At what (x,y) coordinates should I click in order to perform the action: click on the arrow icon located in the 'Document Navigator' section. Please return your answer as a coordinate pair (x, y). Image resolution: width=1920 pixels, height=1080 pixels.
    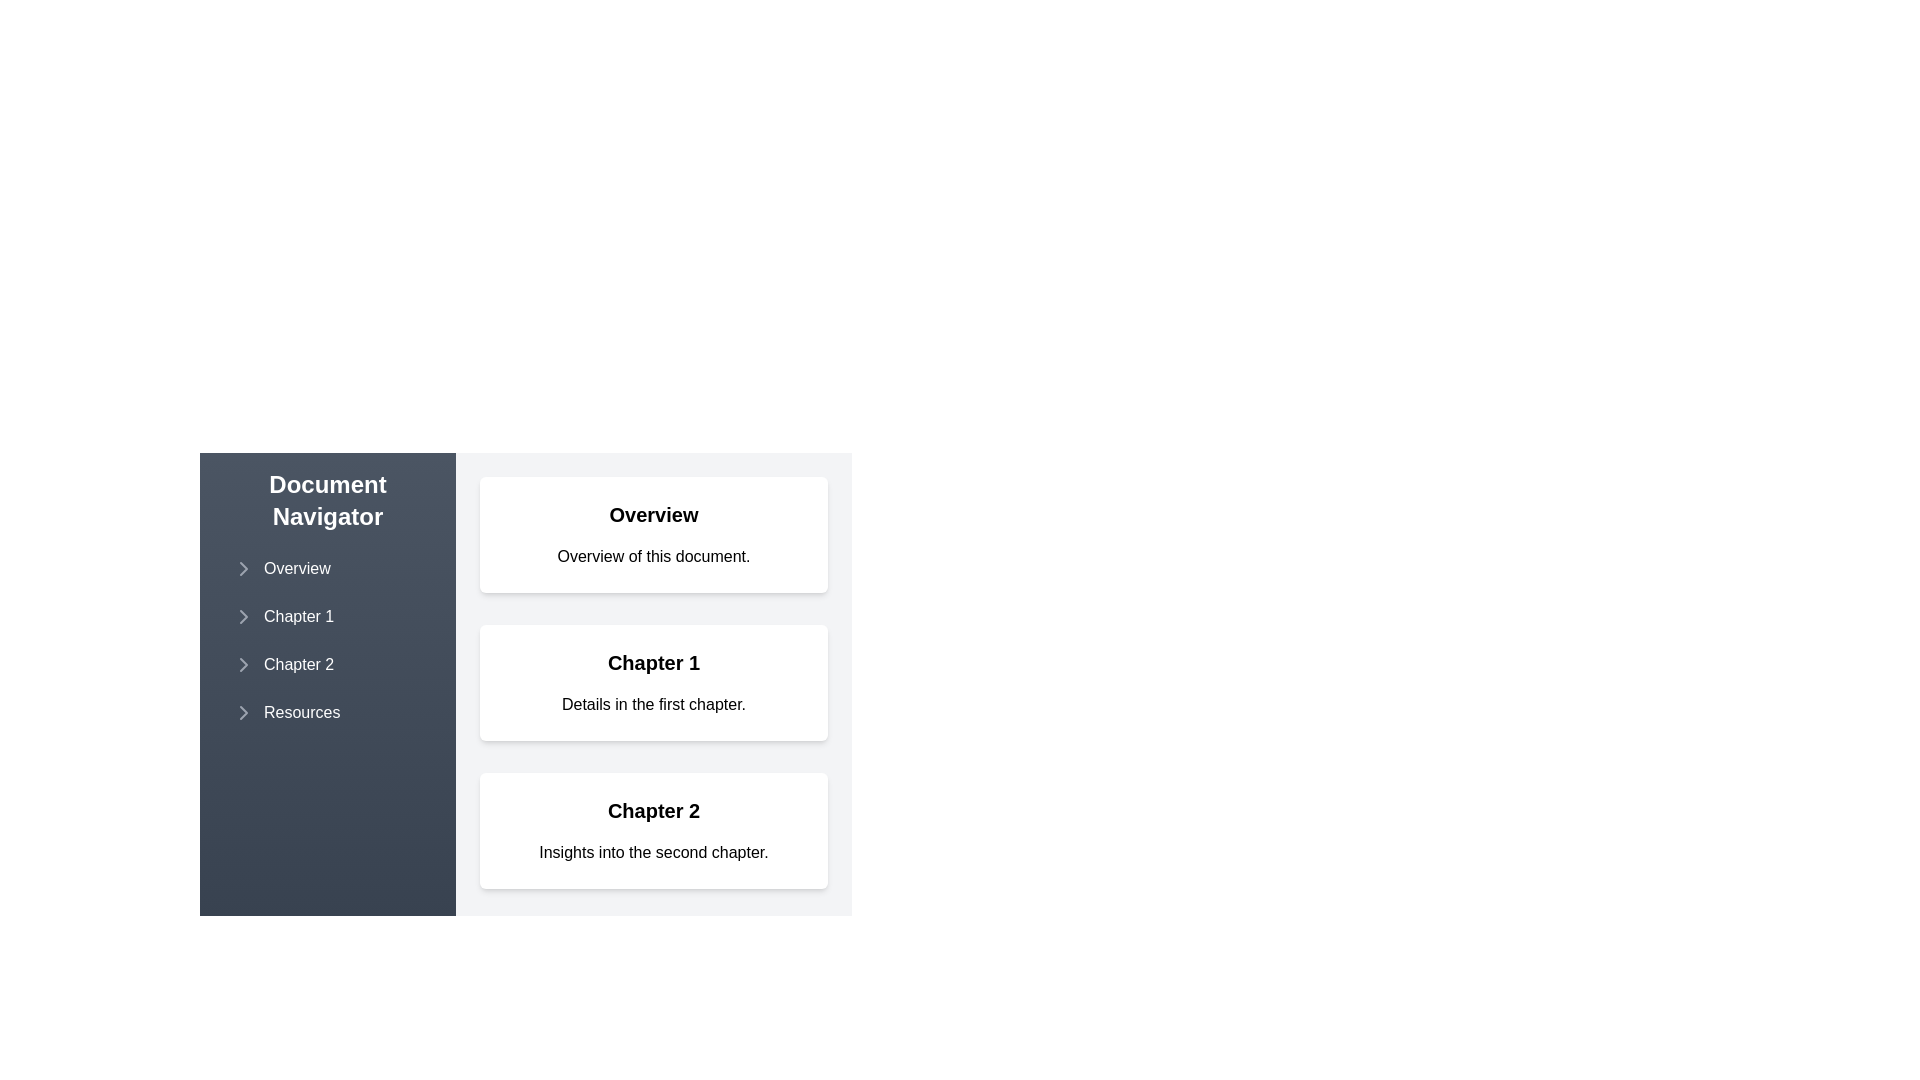
    Looking at the image, I should click on (243, 616).